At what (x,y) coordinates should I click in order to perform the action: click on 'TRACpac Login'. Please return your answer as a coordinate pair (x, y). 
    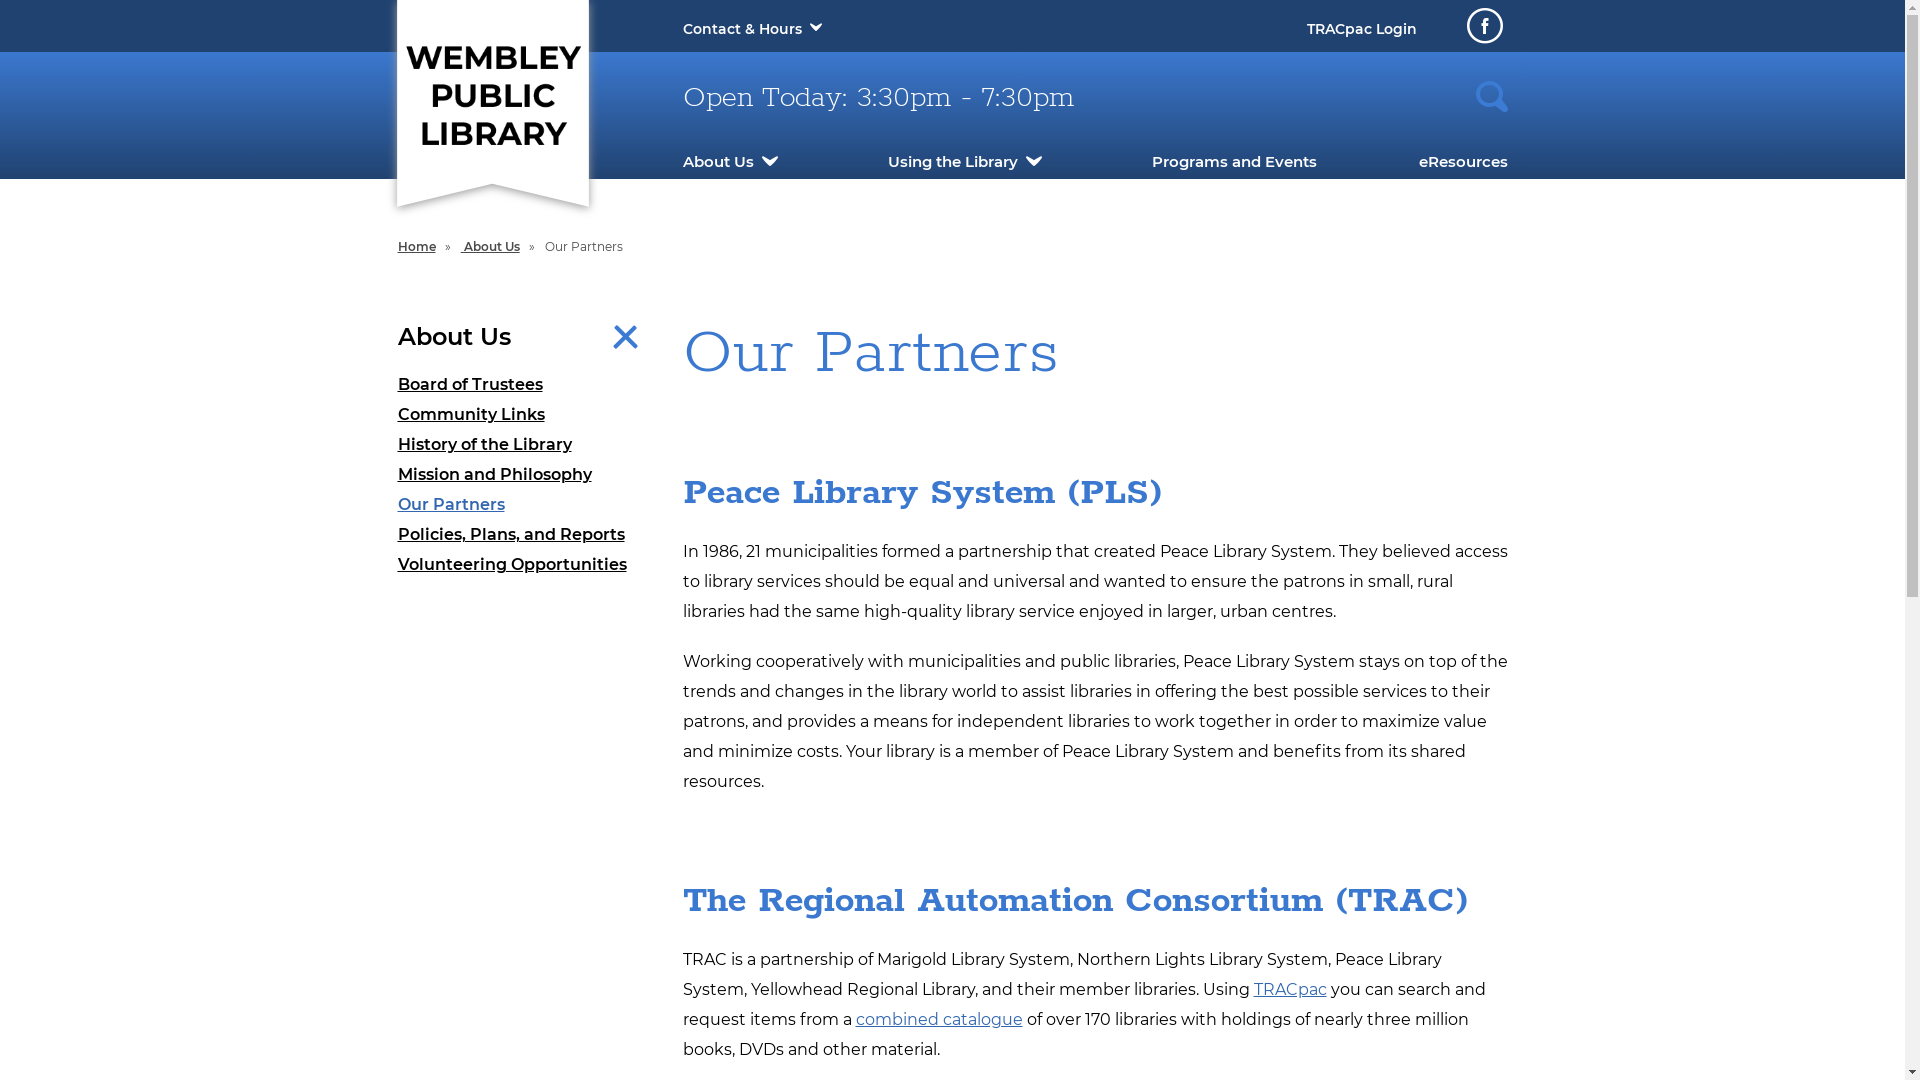
    Looking at the image, I should click on (1360, 29).